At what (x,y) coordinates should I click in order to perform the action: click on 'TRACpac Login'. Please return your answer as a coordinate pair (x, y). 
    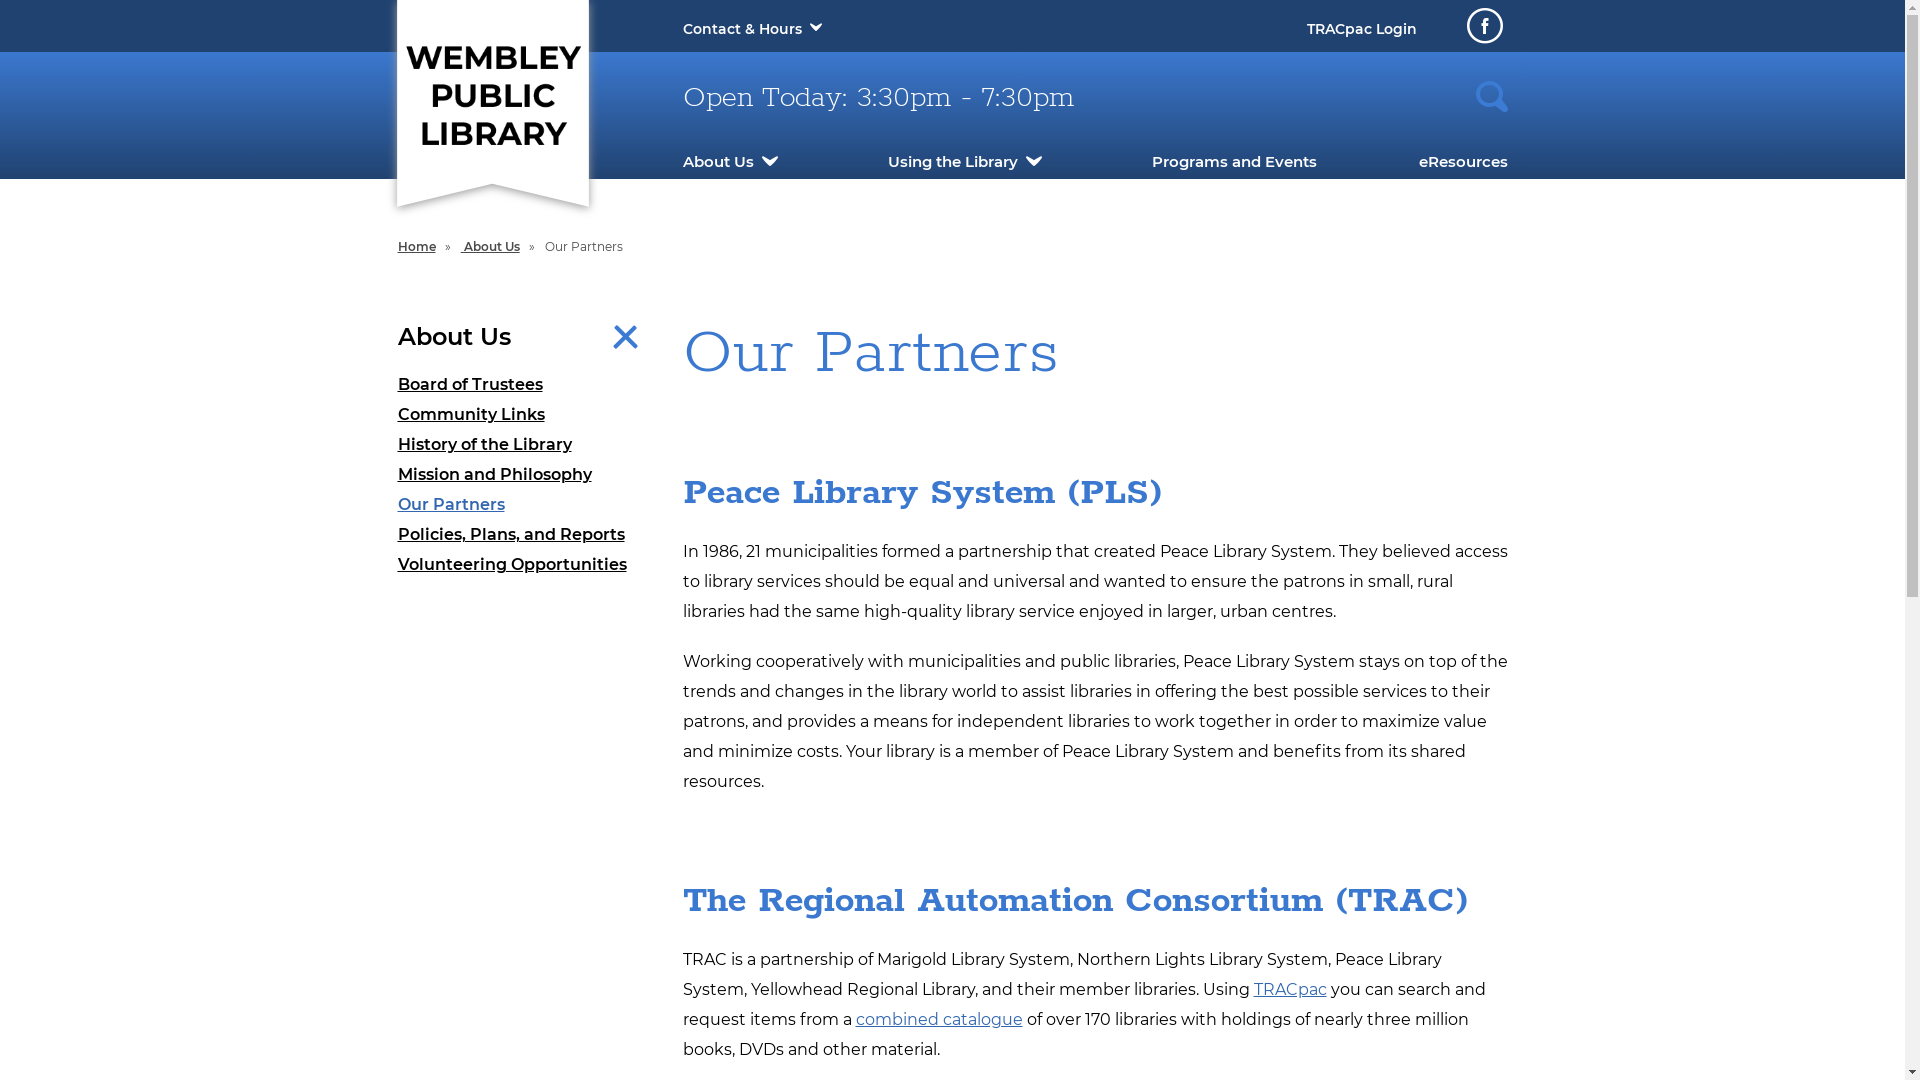
    Looking at the image, I should click on (1360, 29).